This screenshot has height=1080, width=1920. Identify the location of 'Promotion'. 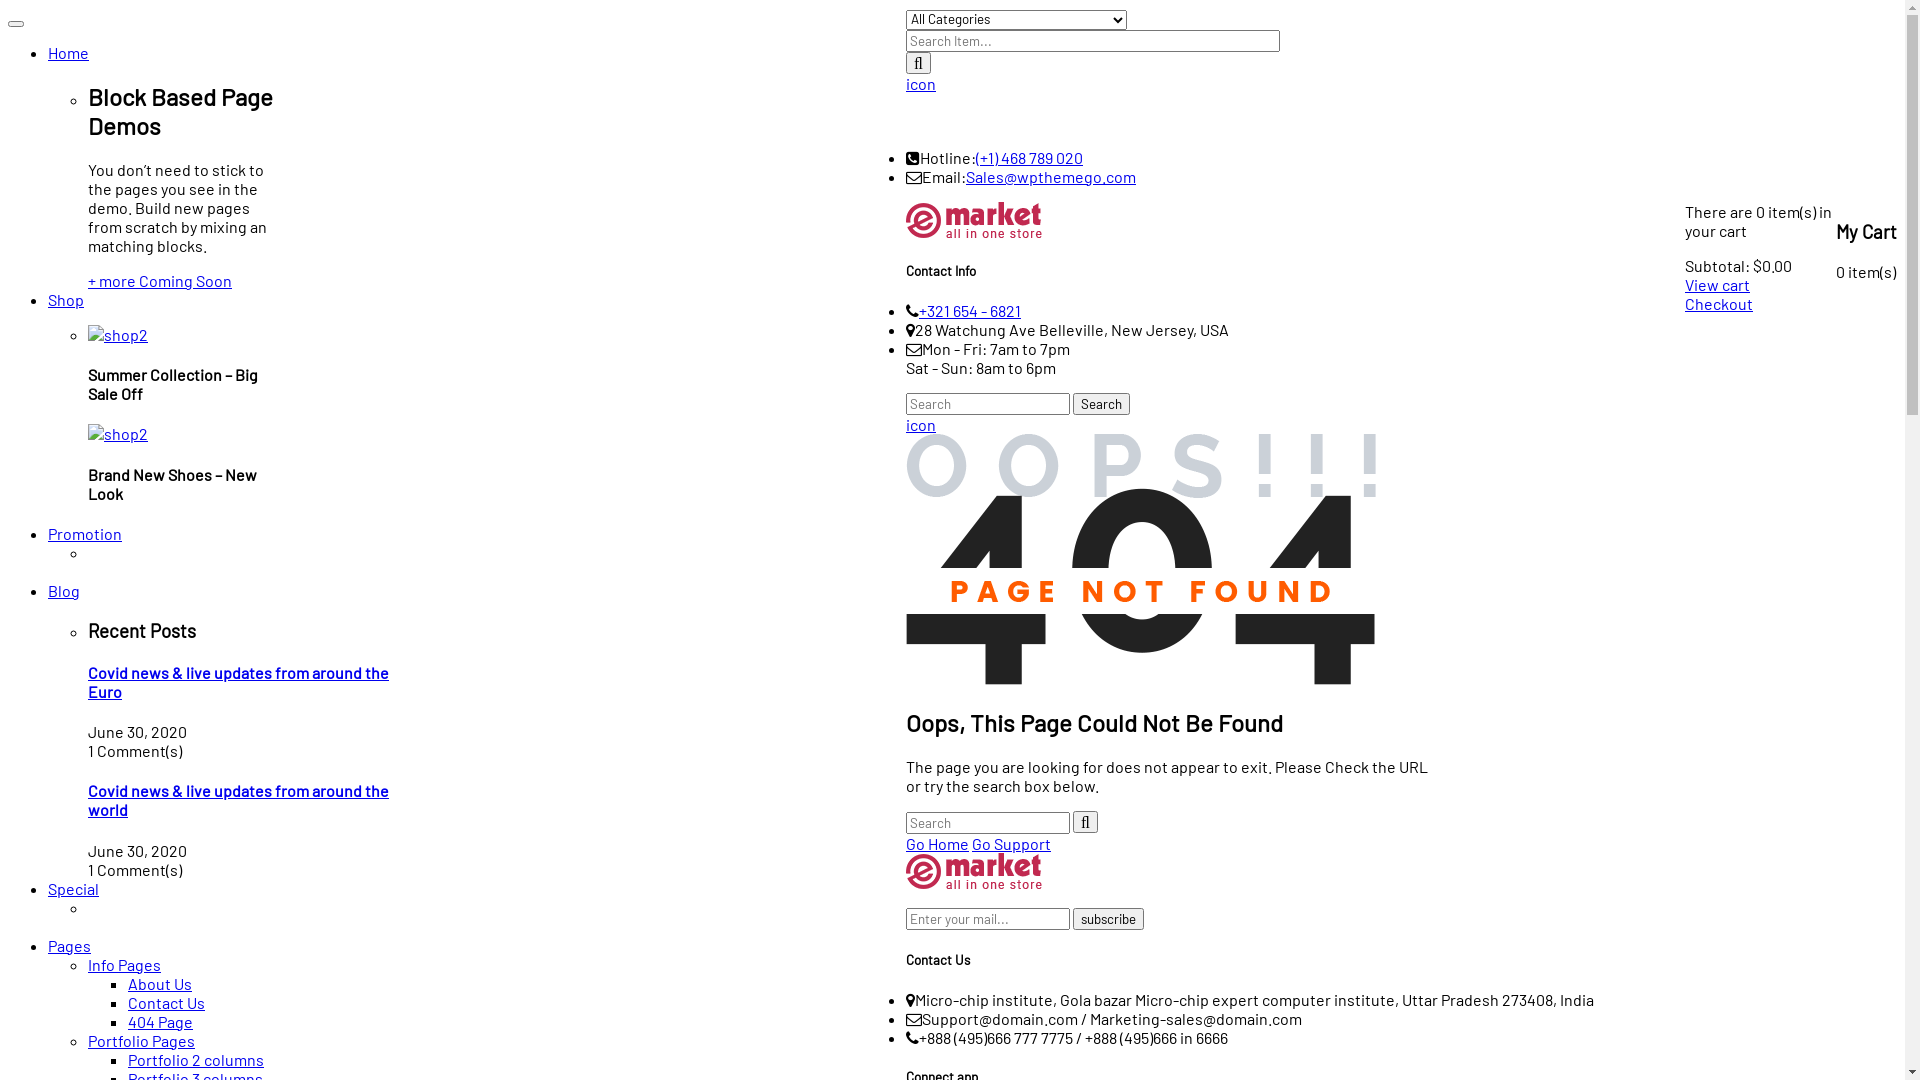
(84, 532).